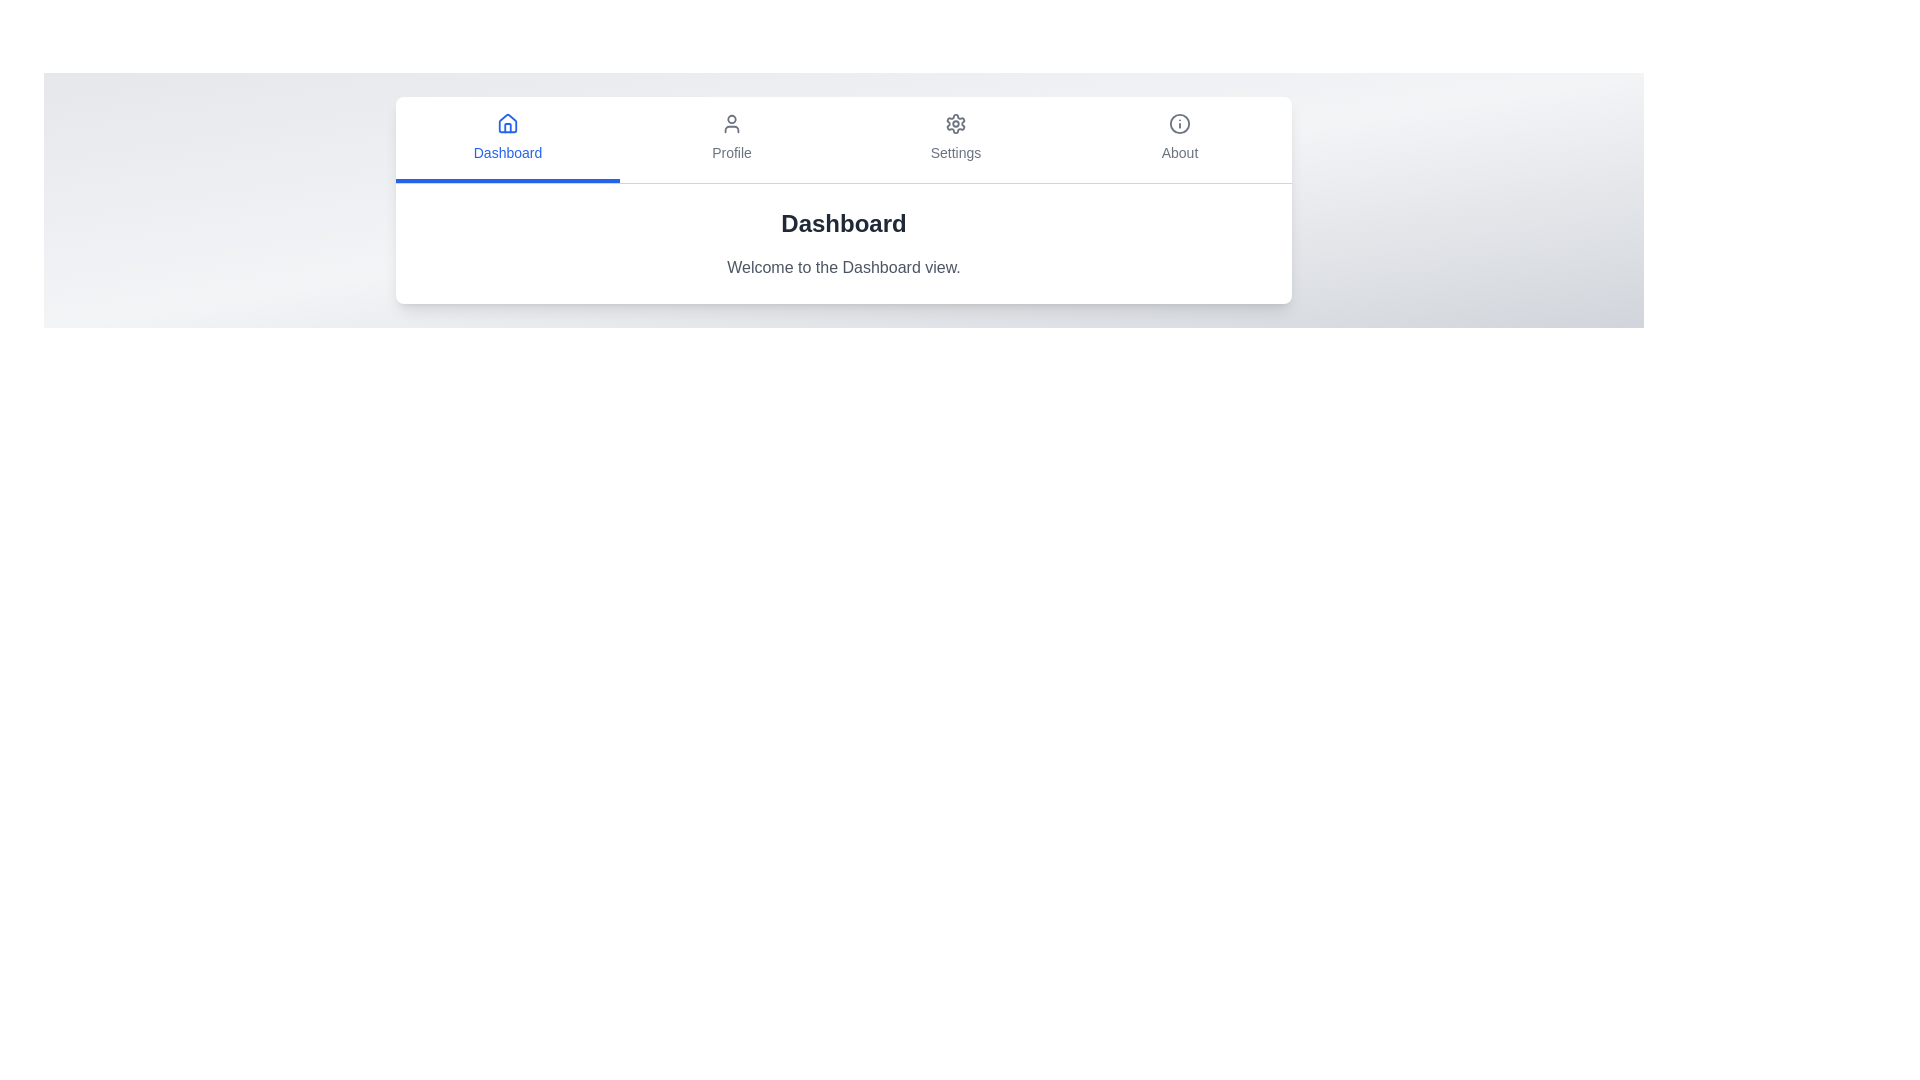 Image resolution: width=1920 pixels, height=1080 pixels. I want to click on the tab labeled About to view its content, so click(1180, 138).